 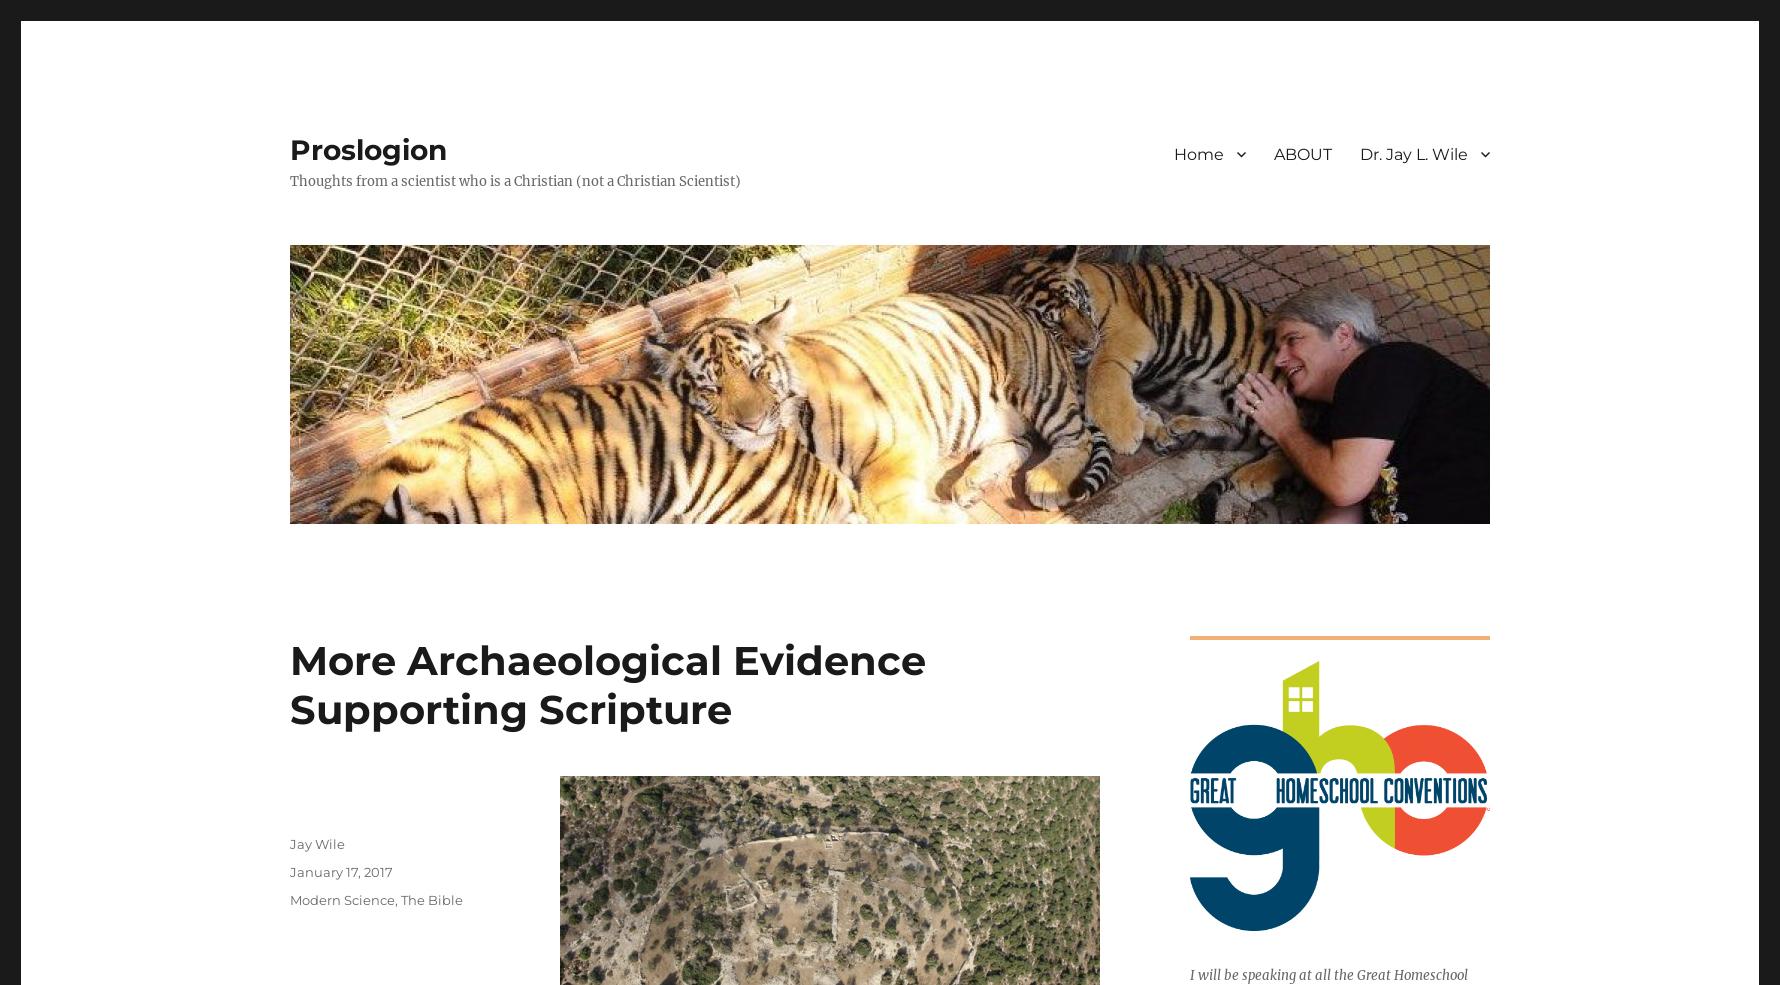 I want to click on 'More Archaeological Evidence Supporting Scripture', so click(x=608, y=683).